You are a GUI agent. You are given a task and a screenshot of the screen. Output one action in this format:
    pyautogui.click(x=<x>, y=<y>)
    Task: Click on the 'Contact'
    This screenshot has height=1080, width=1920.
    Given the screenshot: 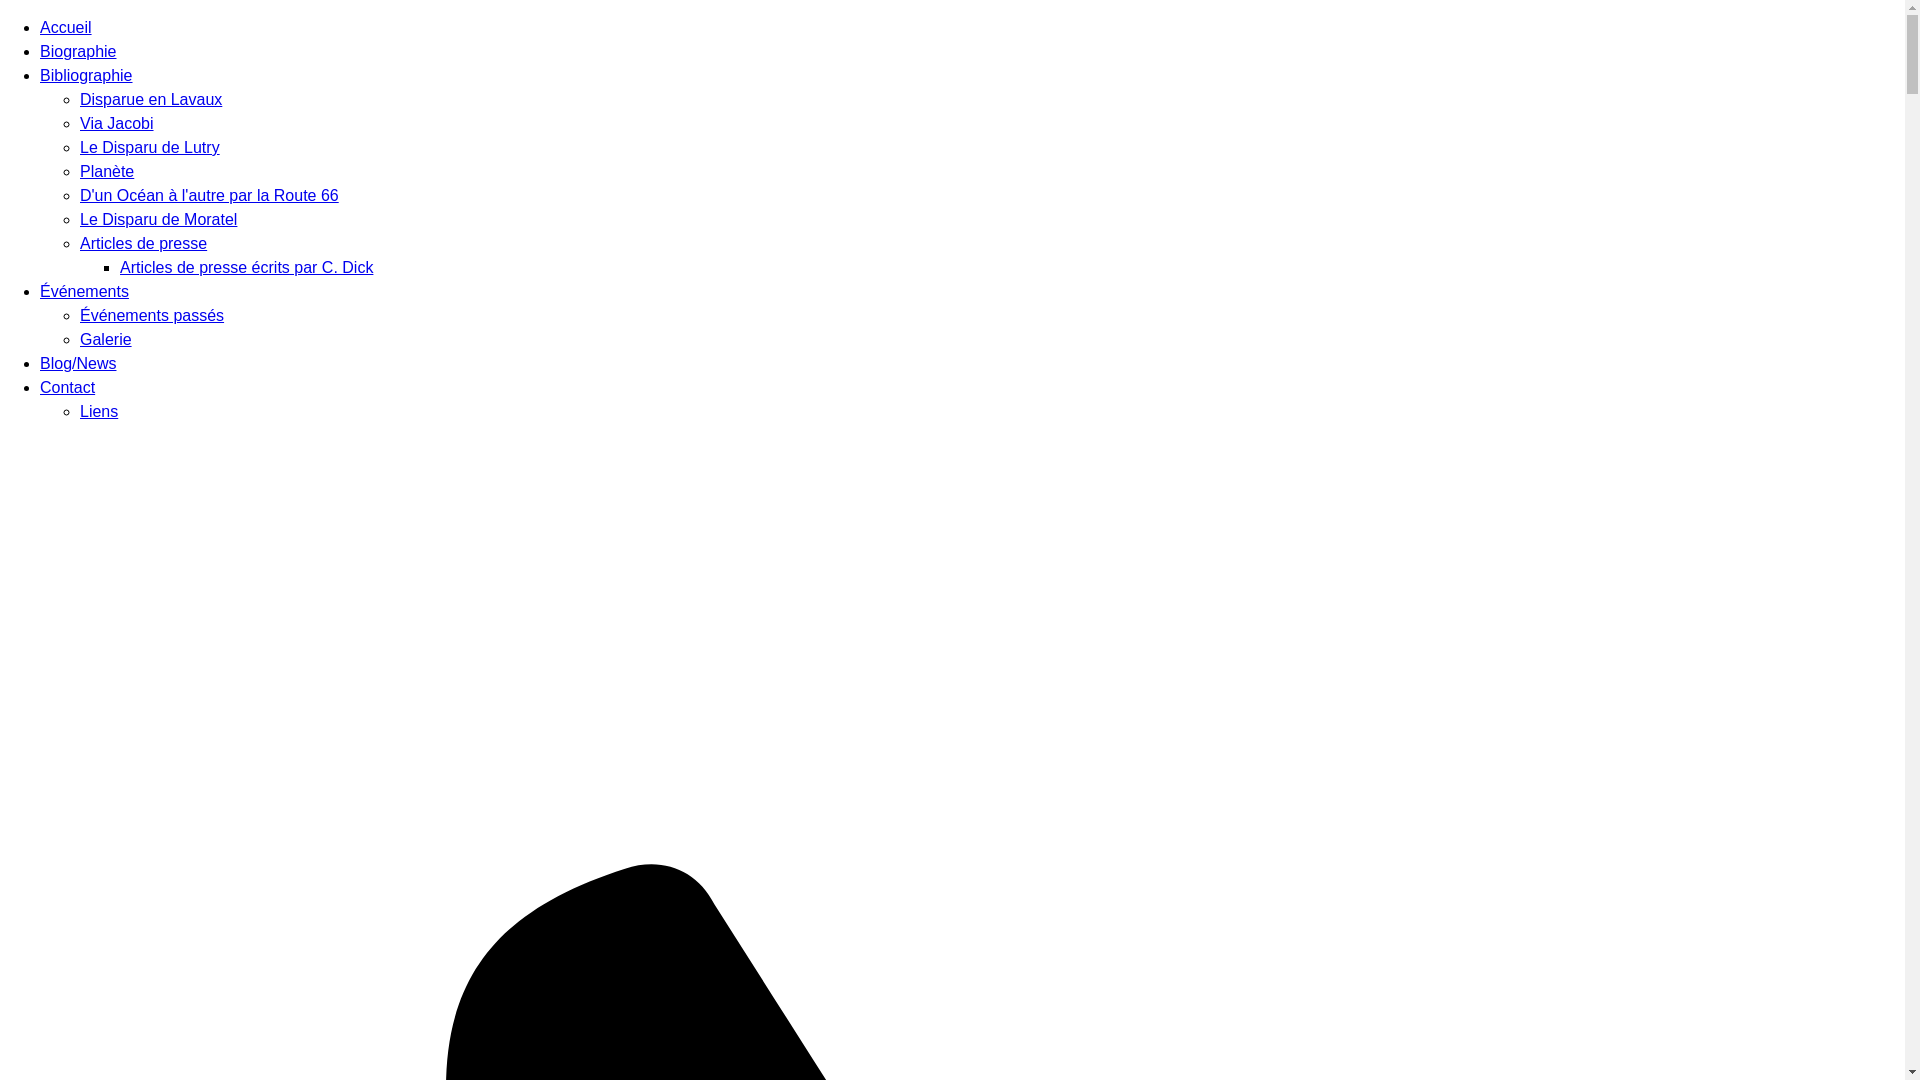 What is the action you would take?
    pyautogui.click(x=67, y=387)
    